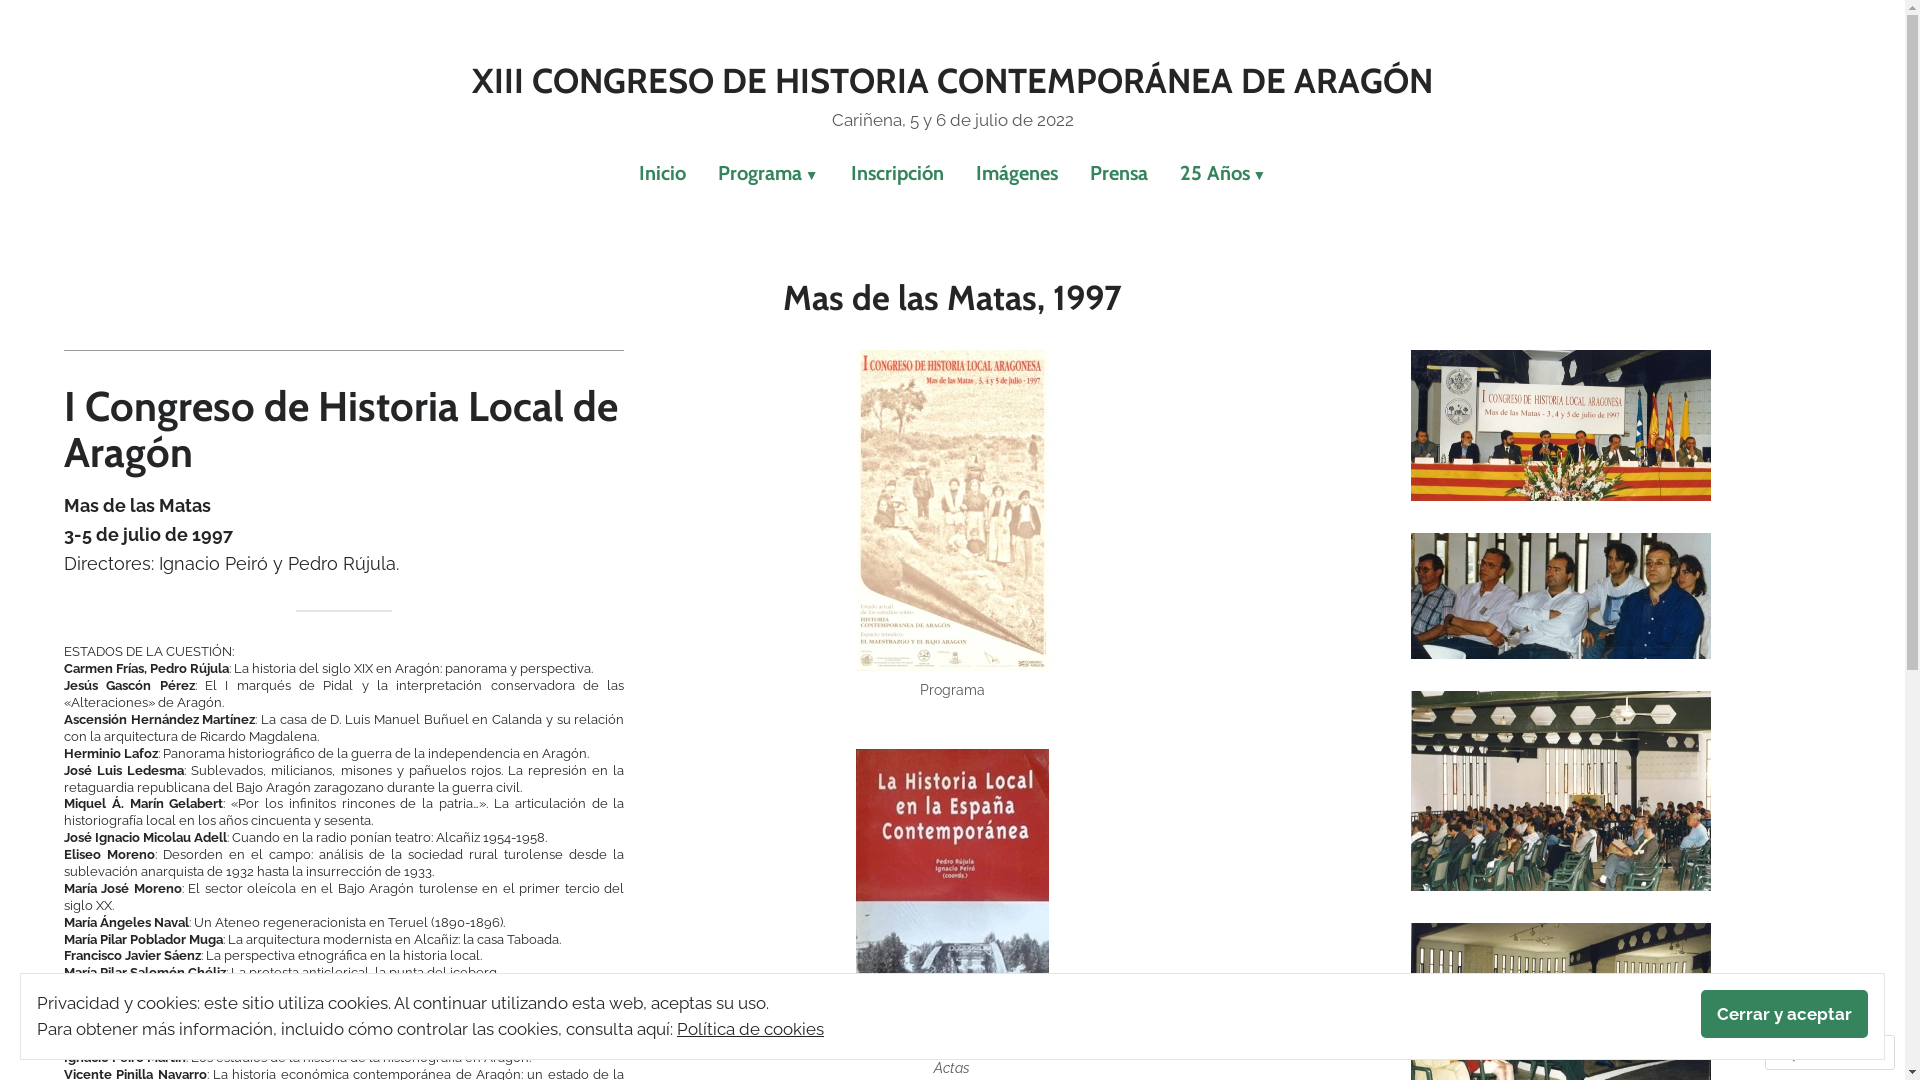 The image size is (1920, 1080). What do you see at coordinates (1784, 1014) in the screenshot?
I see `'Cerrar y aceptar'` at bounding box center [1784, 1014].